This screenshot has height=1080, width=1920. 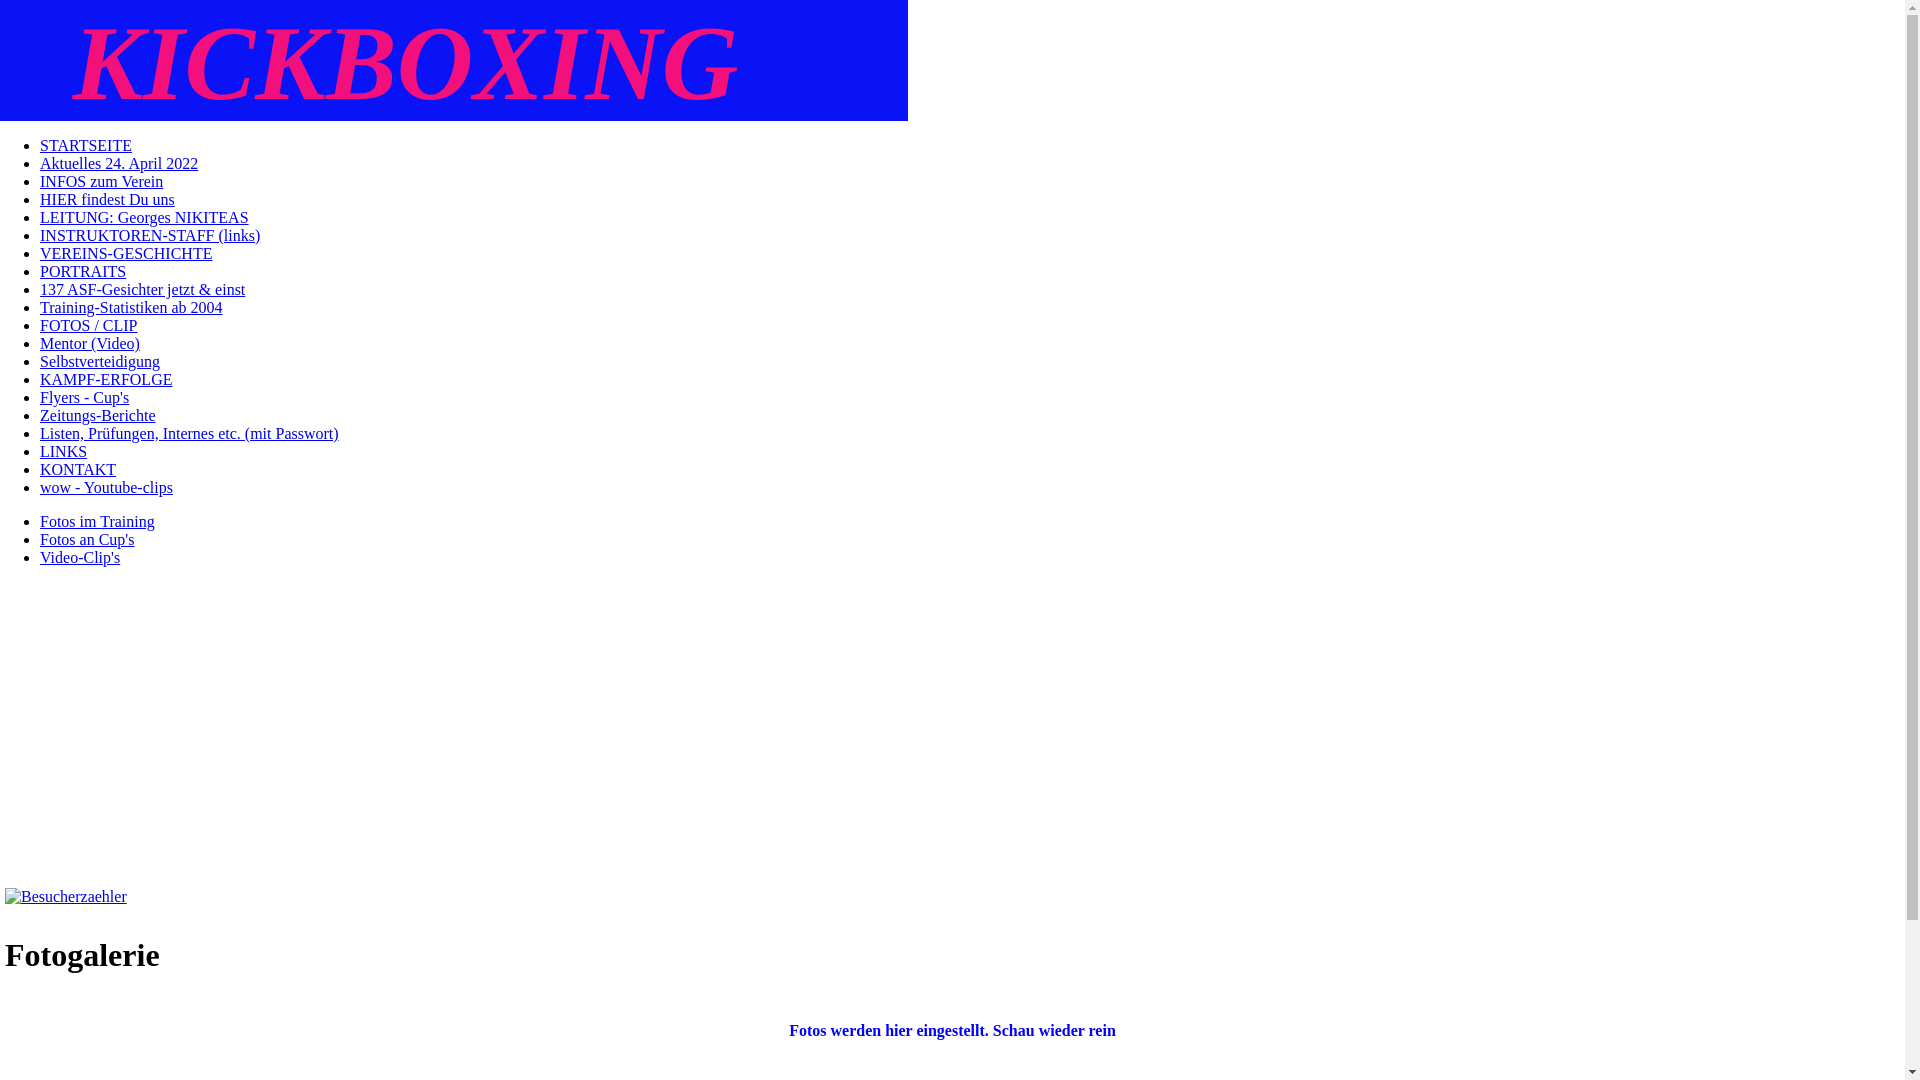 I want to click on 'KAMPF-ERFOLGE', so click(x=104, y=379).